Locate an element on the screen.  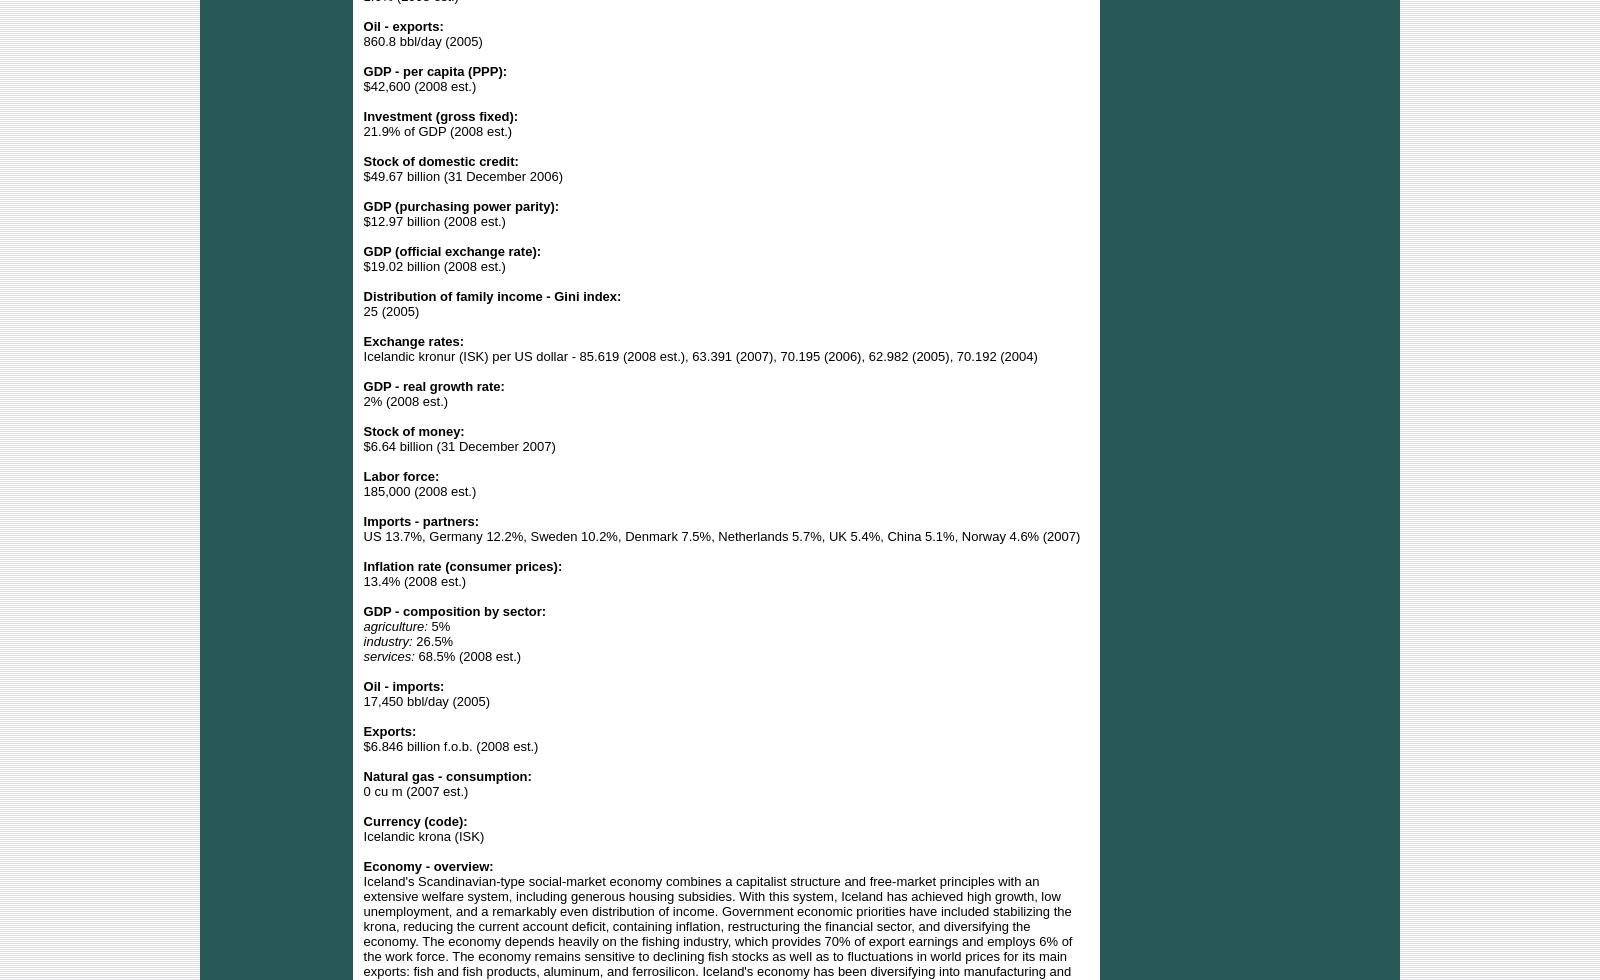
'US 13.7%, Germany 12.2%, Sweden 10.2%, Denmark 7.5%, Netherlands 5.7%, UK 5.4%, China 5.1%, Norway 4.6% (2007)' is located at coordinates (721, 535).